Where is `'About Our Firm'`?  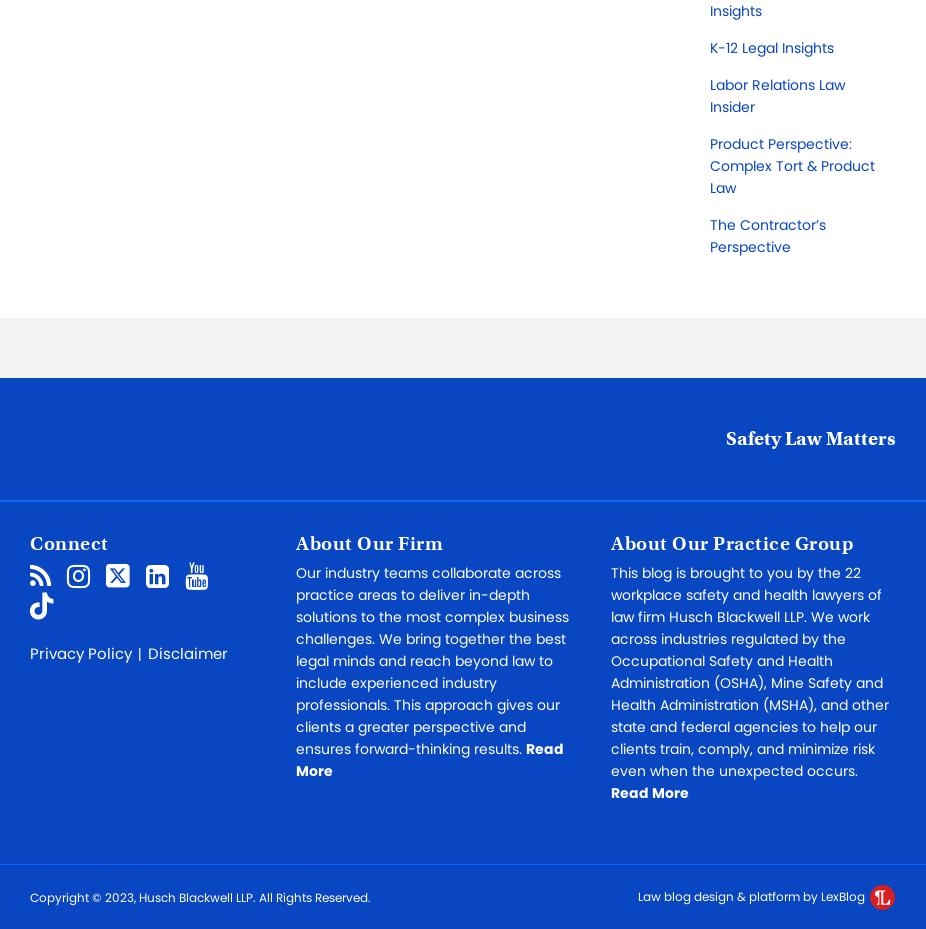 'About Our Firm' is located at coordinates (369, 542).